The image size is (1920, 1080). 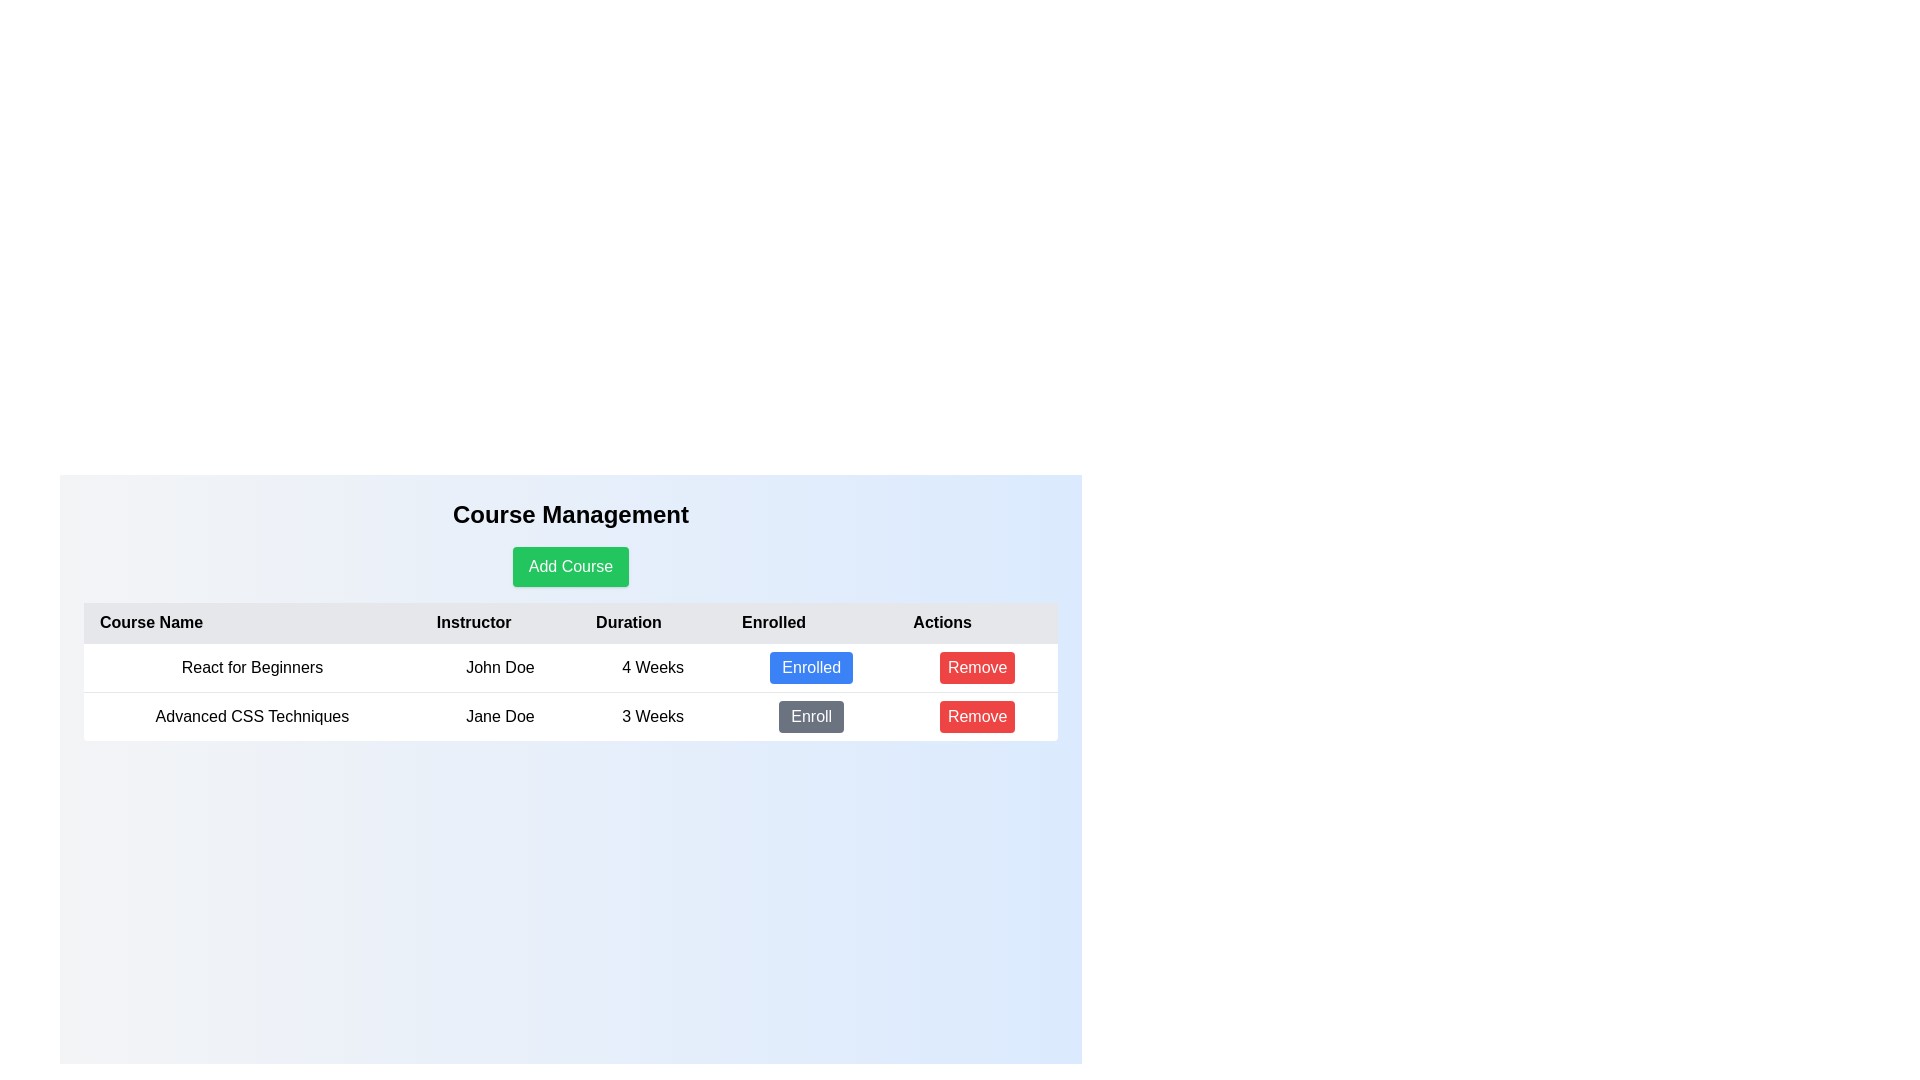 What do you see at coordinates (251, 667) in the screenshot?
I see `the text label that says 'React for Beginners', which is positioned in the first column of the first row of a table, immediately left of 'John Doe'` at bounding box center [251, 667].